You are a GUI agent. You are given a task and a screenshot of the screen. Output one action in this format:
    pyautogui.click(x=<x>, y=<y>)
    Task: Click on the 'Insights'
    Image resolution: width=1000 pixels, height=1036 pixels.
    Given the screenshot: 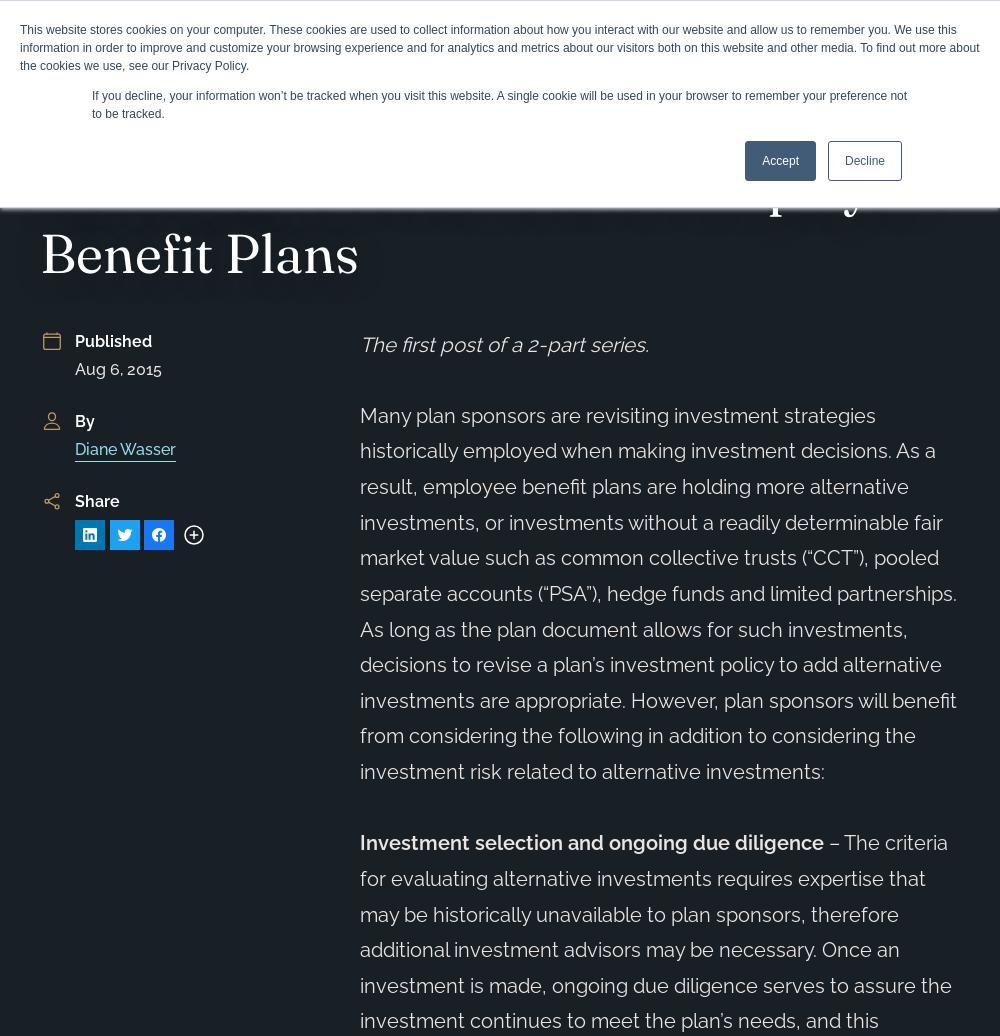 What is the action you would take?
    pyautogui.click(x=170, y=131)
    